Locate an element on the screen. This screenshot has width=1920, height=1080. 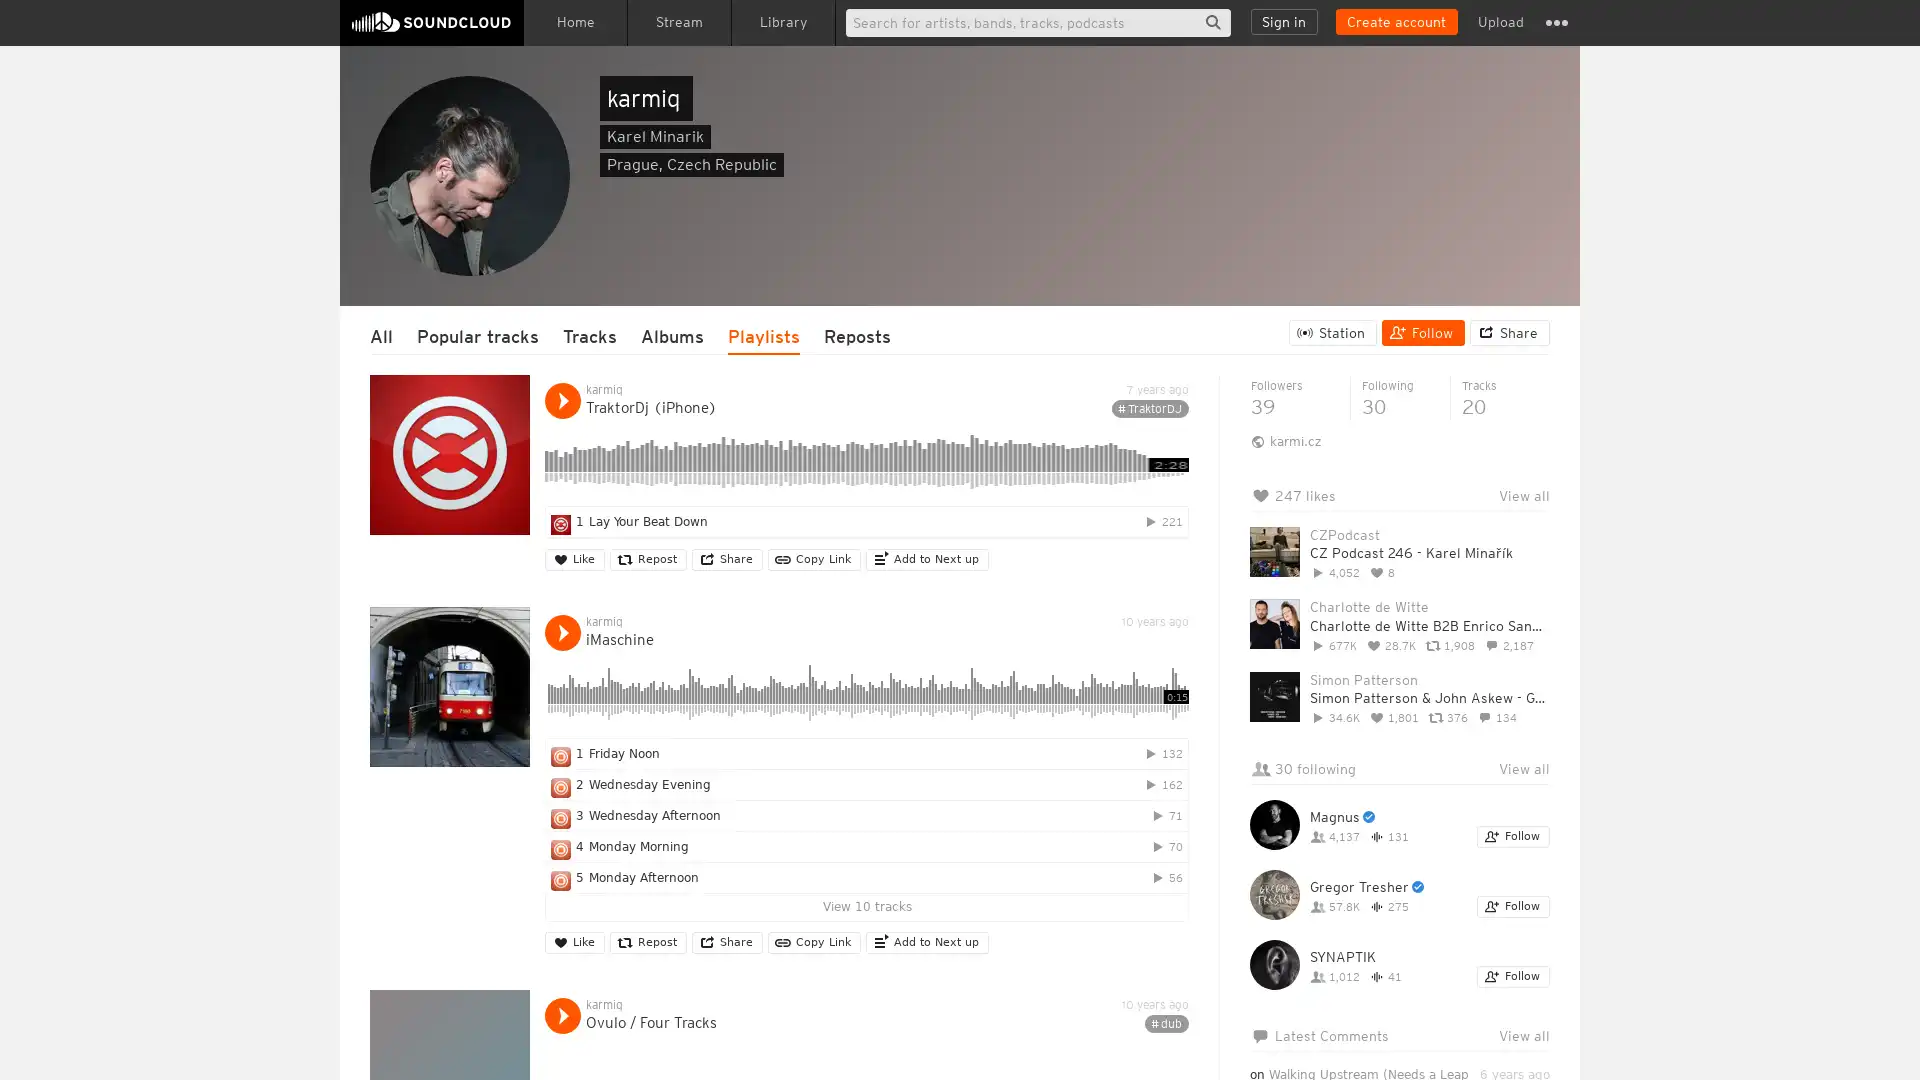
Follow is located at coordinates (1513, 837).